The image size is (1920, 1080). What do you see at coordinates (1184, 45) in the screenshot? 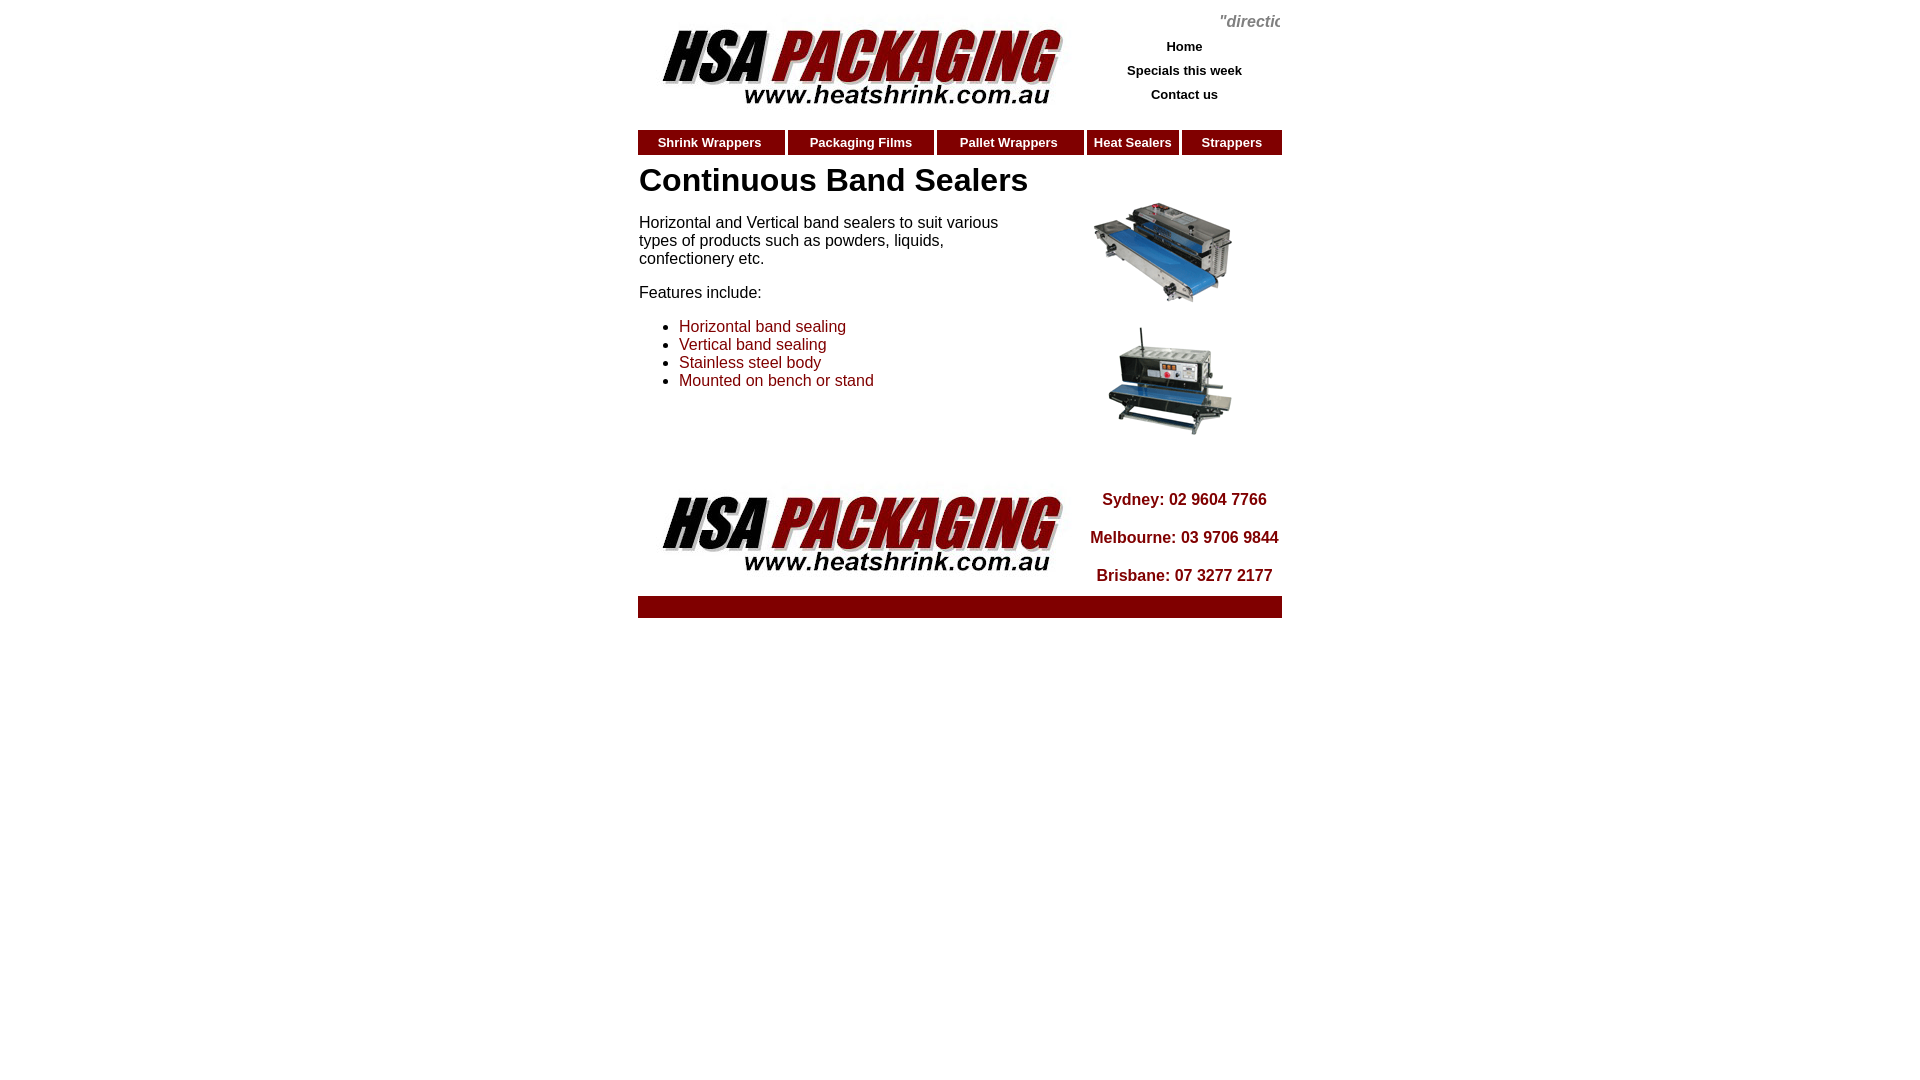
I see `'Home'` at bounding box center [1184, 45].